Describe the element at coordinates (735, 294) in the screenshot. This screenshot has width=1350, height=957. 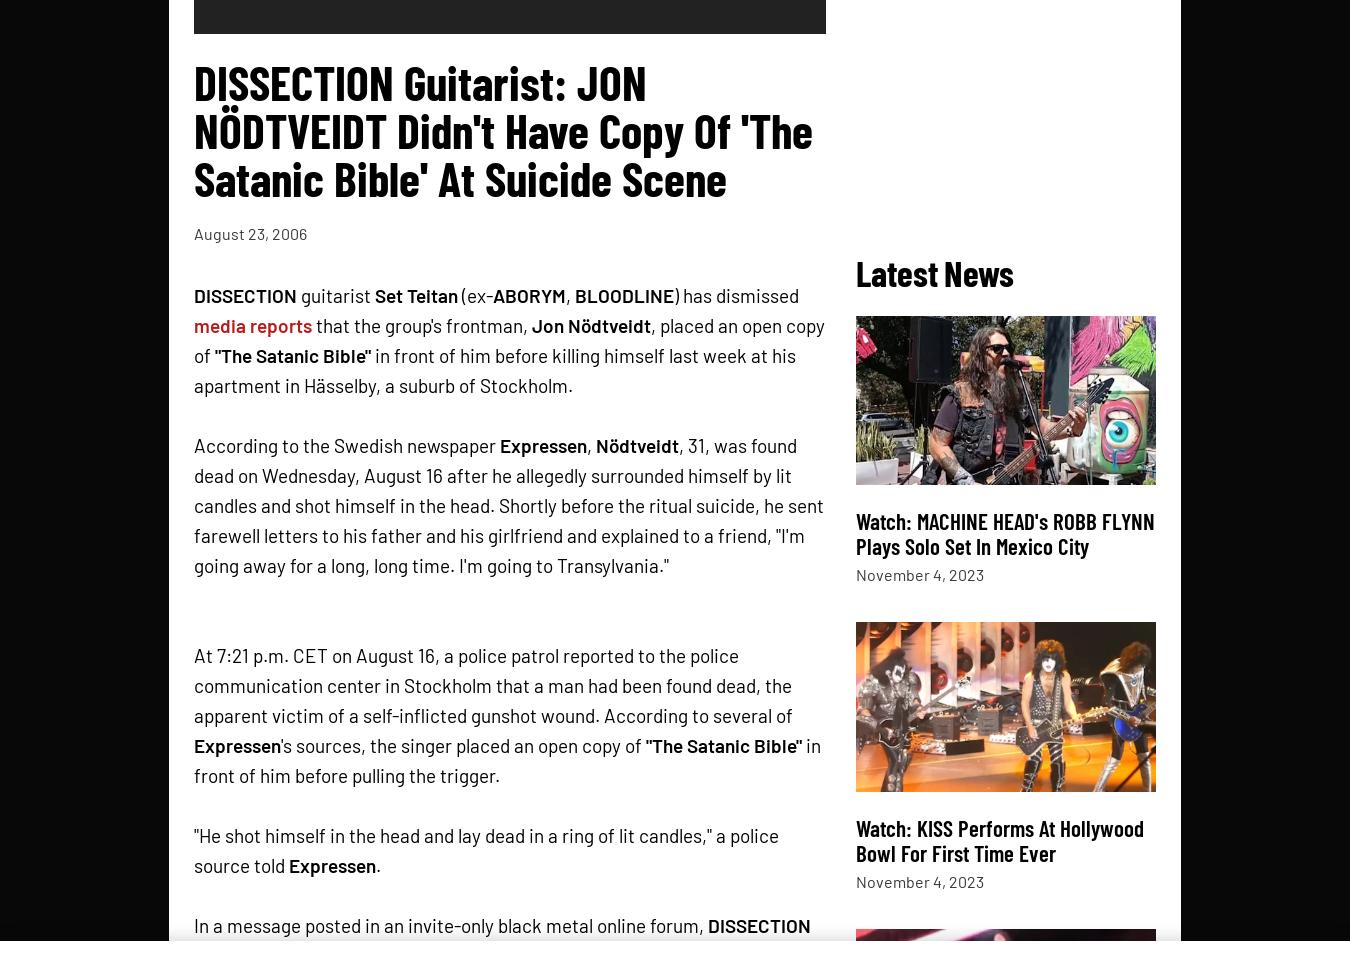
I see `') has dismissed'` at that location.